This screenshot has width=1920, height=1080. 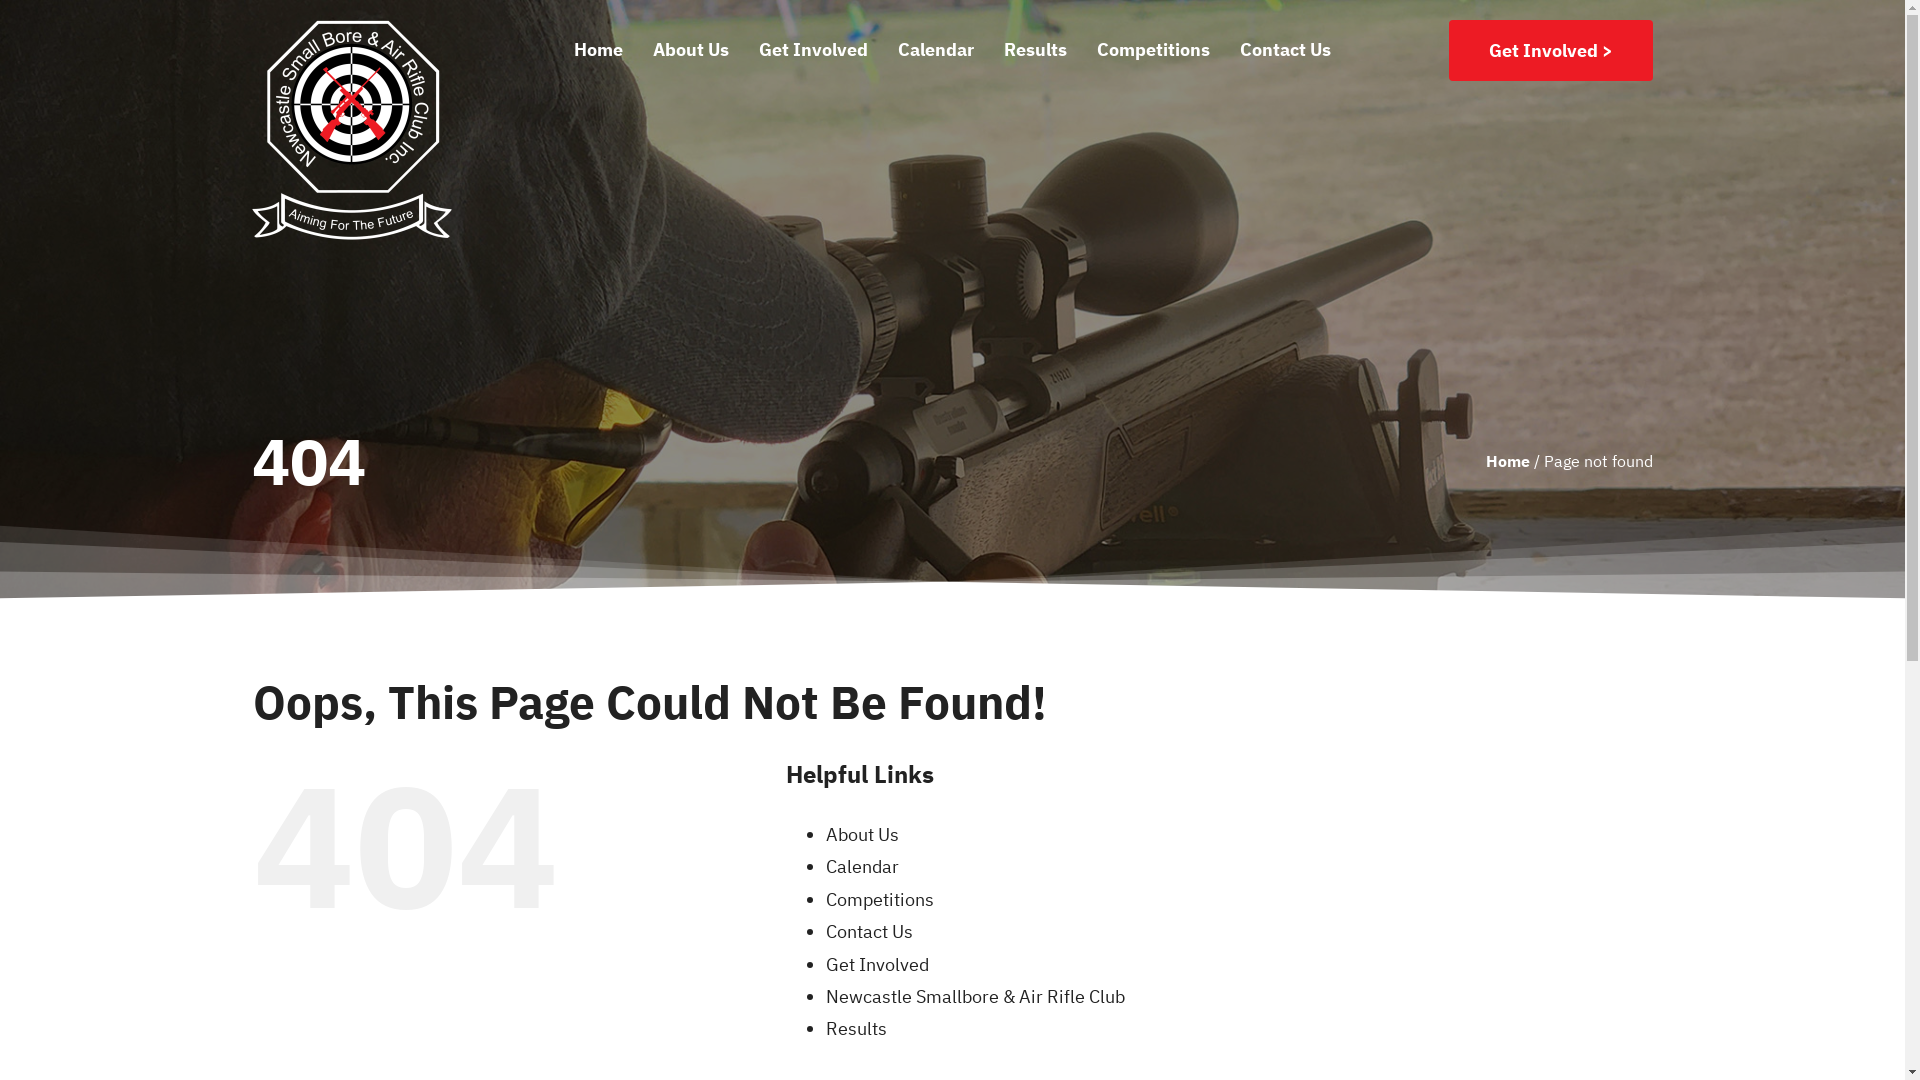 I want to click on 'Get Involved >', so click(x=1549, y=49).